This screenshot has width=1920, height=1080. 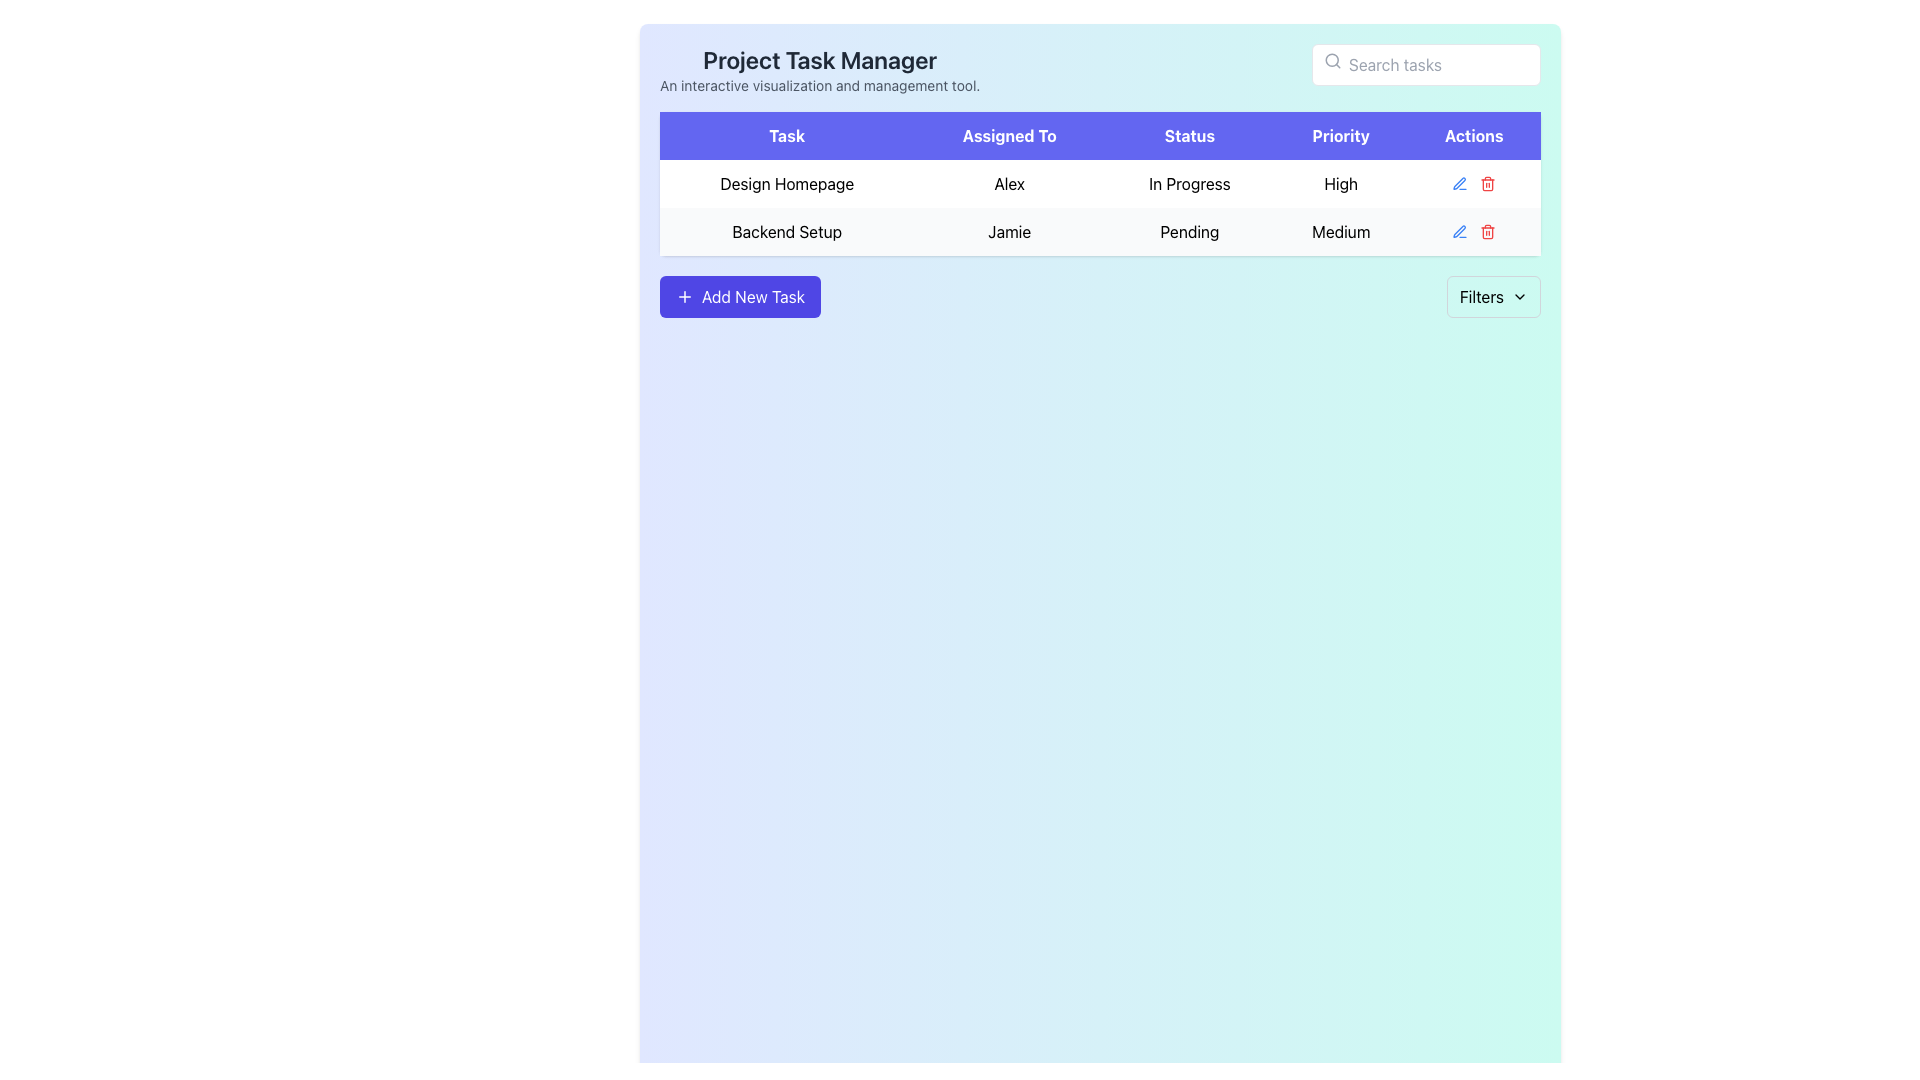 What do you see at coordinates (1459, 230) in the screenshot?
I see `the SVG-based pen icon for editing functions in the 'Actions' column of the 'Backend Setup' task row` at bounding box center [1459, 230].